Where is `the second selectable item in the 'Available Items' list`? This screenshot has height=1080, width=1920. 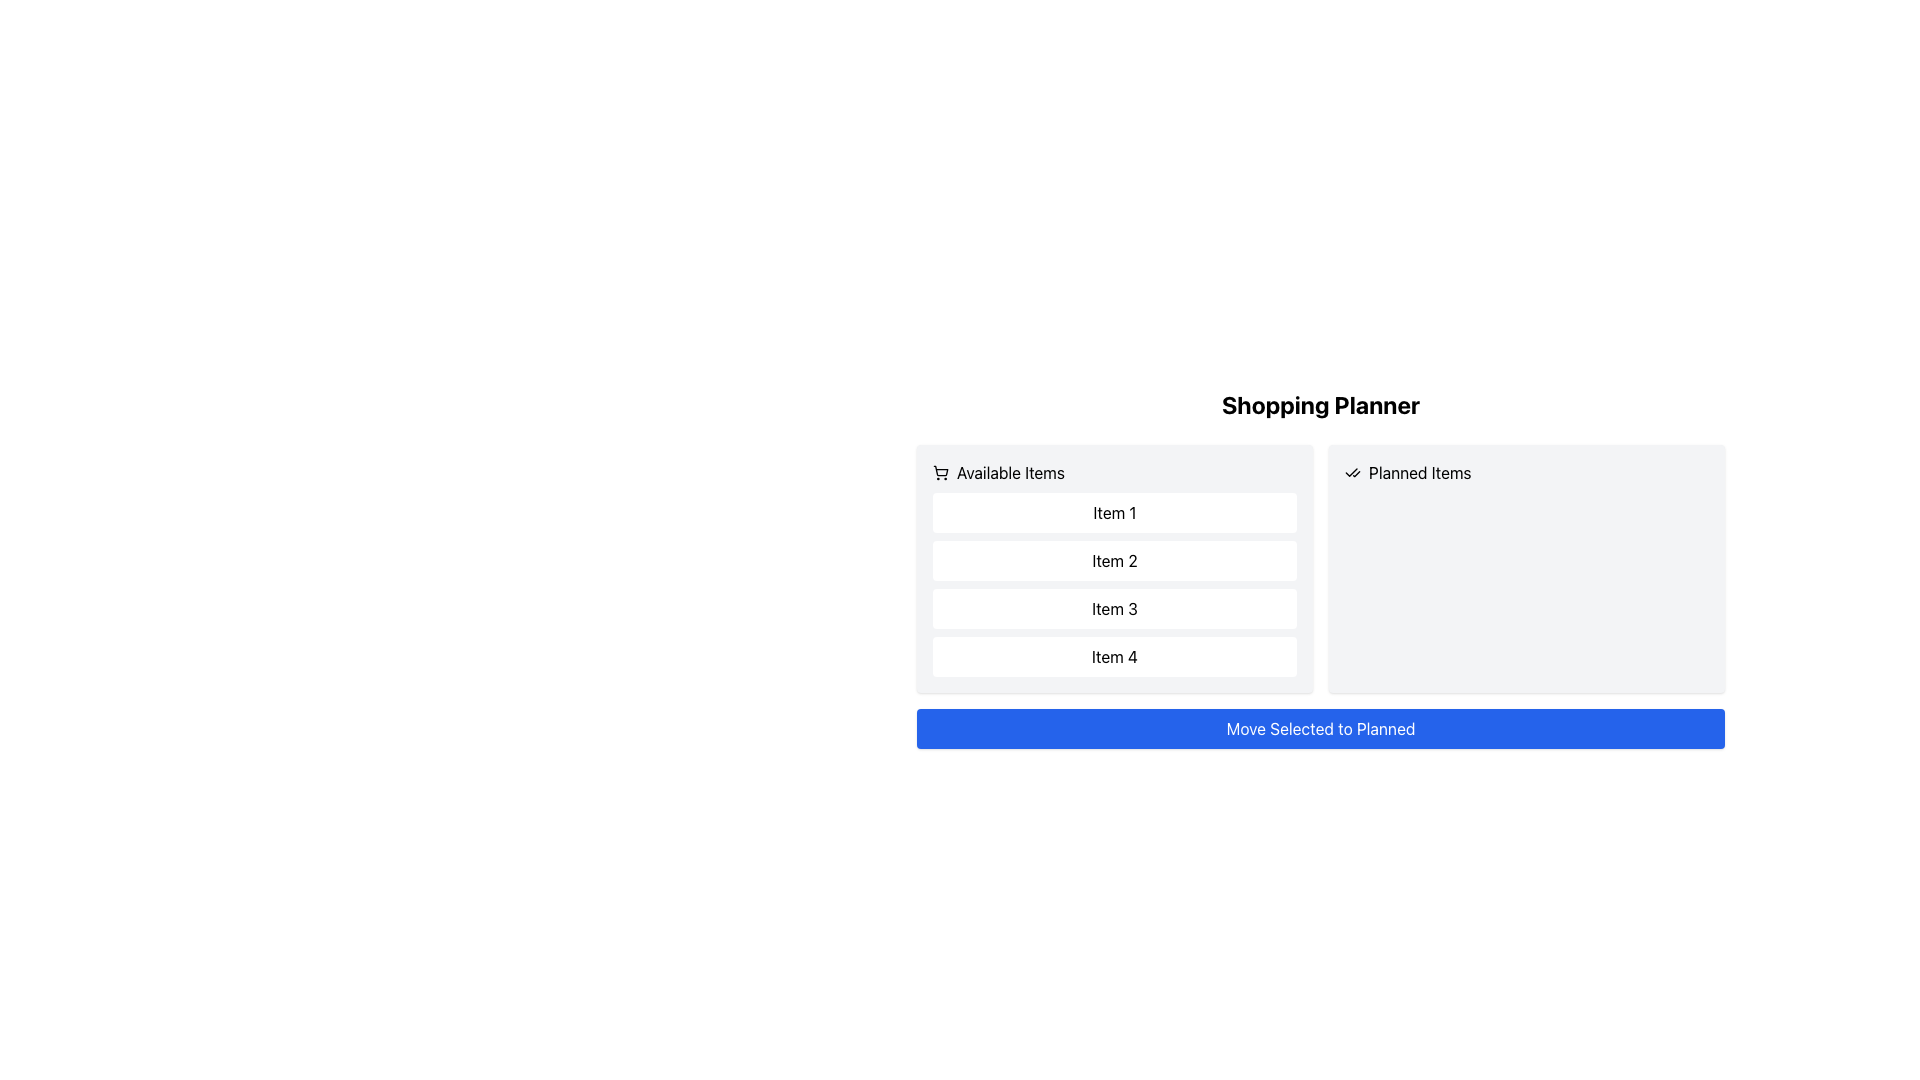
the second selectable item in the 'Available Items' list is located at coordinates (1113, 560).